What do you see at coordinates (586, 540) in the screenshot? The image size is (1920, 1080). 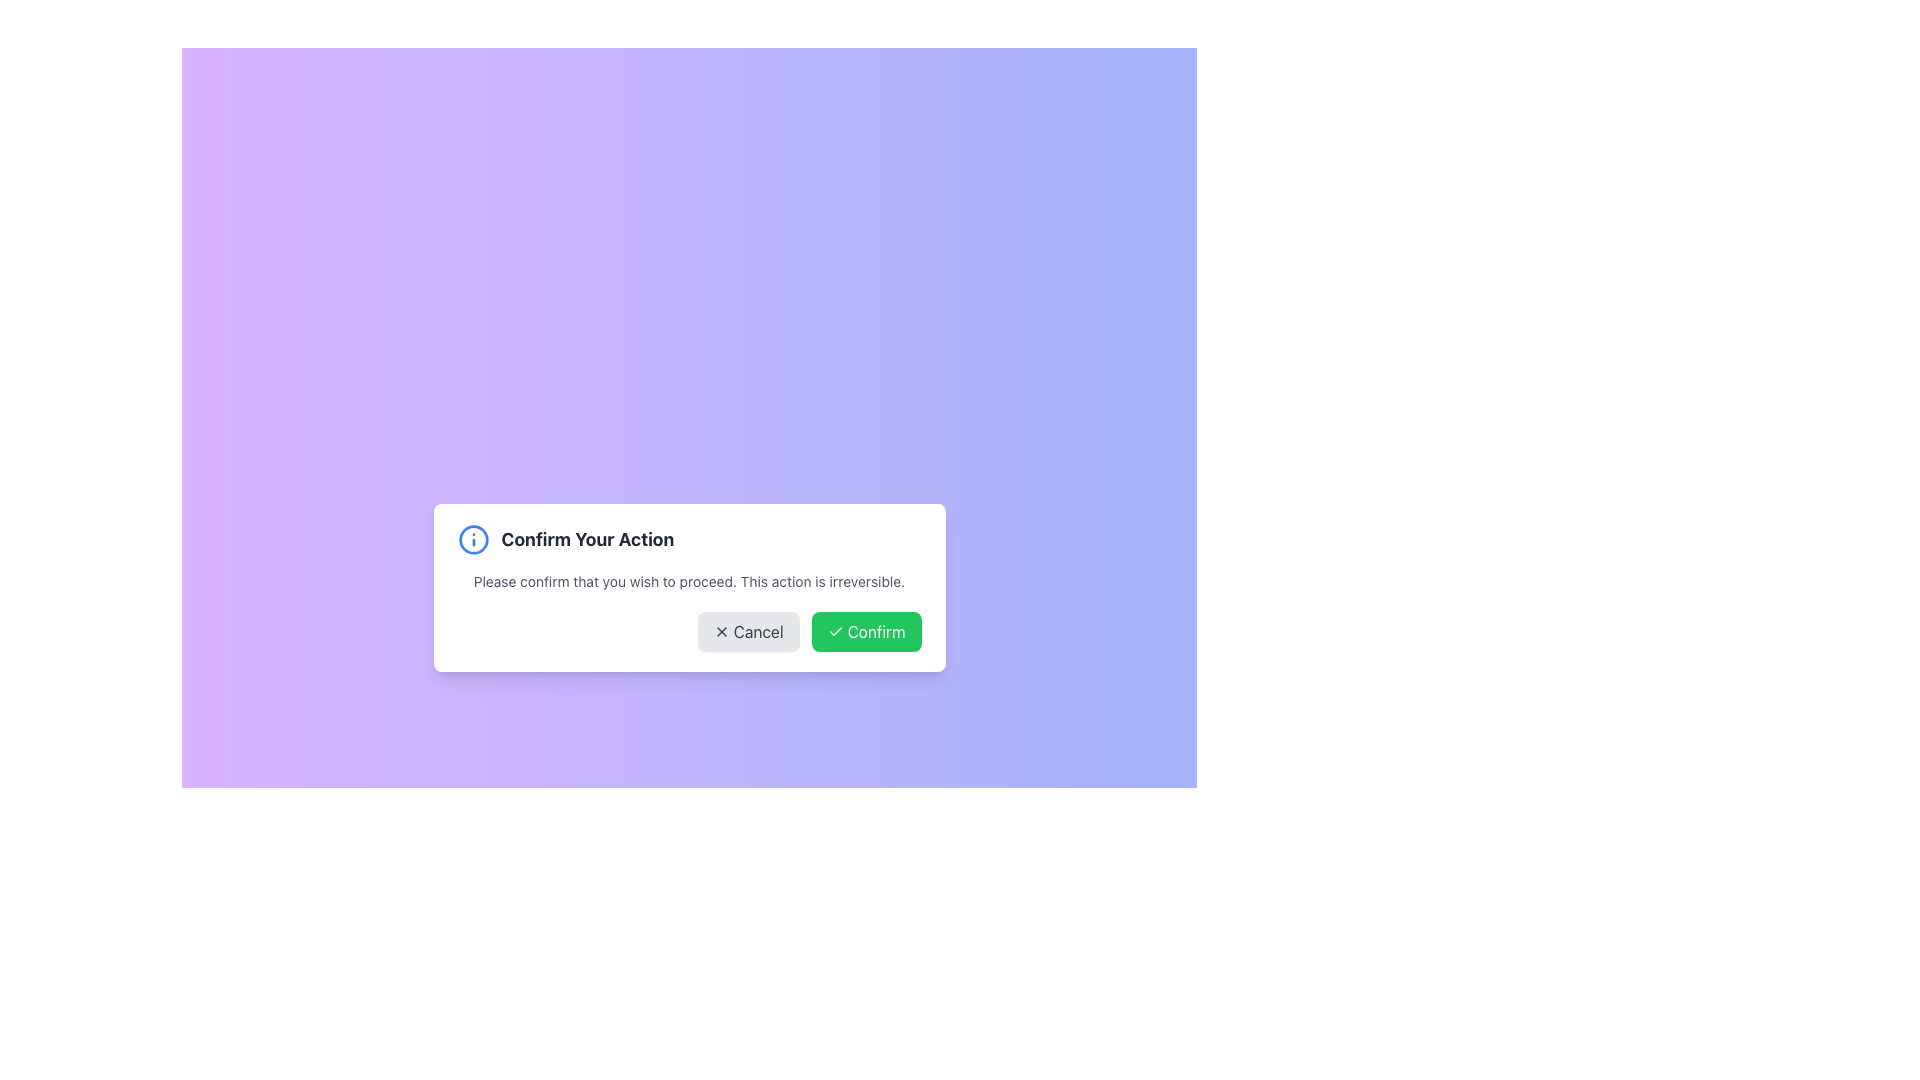 I see `header text of the modal dialog, which is centrally positioned to the right of the circular blue informational icon` at bounding box center [586, 540].